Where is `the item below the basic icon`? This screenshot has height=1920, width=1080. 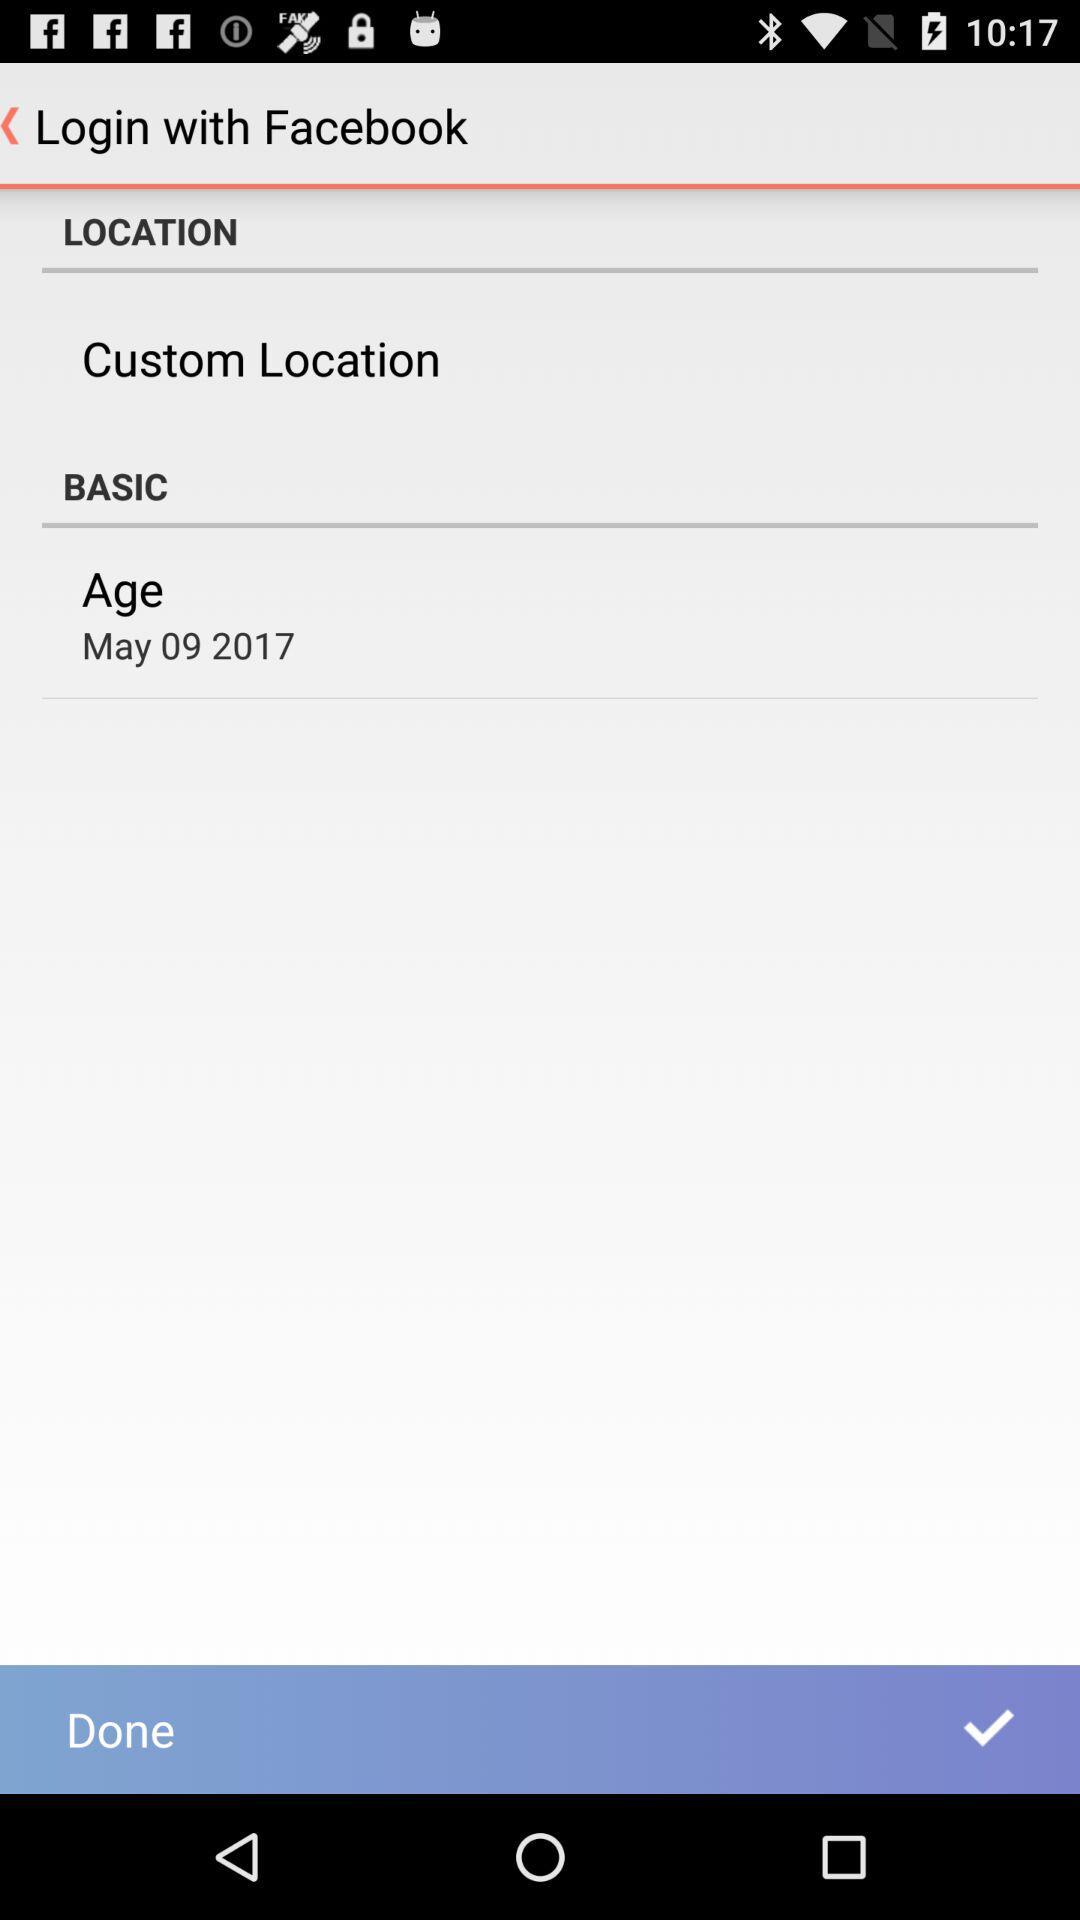 the item below the basic icon is located at coordinates (122, 587).